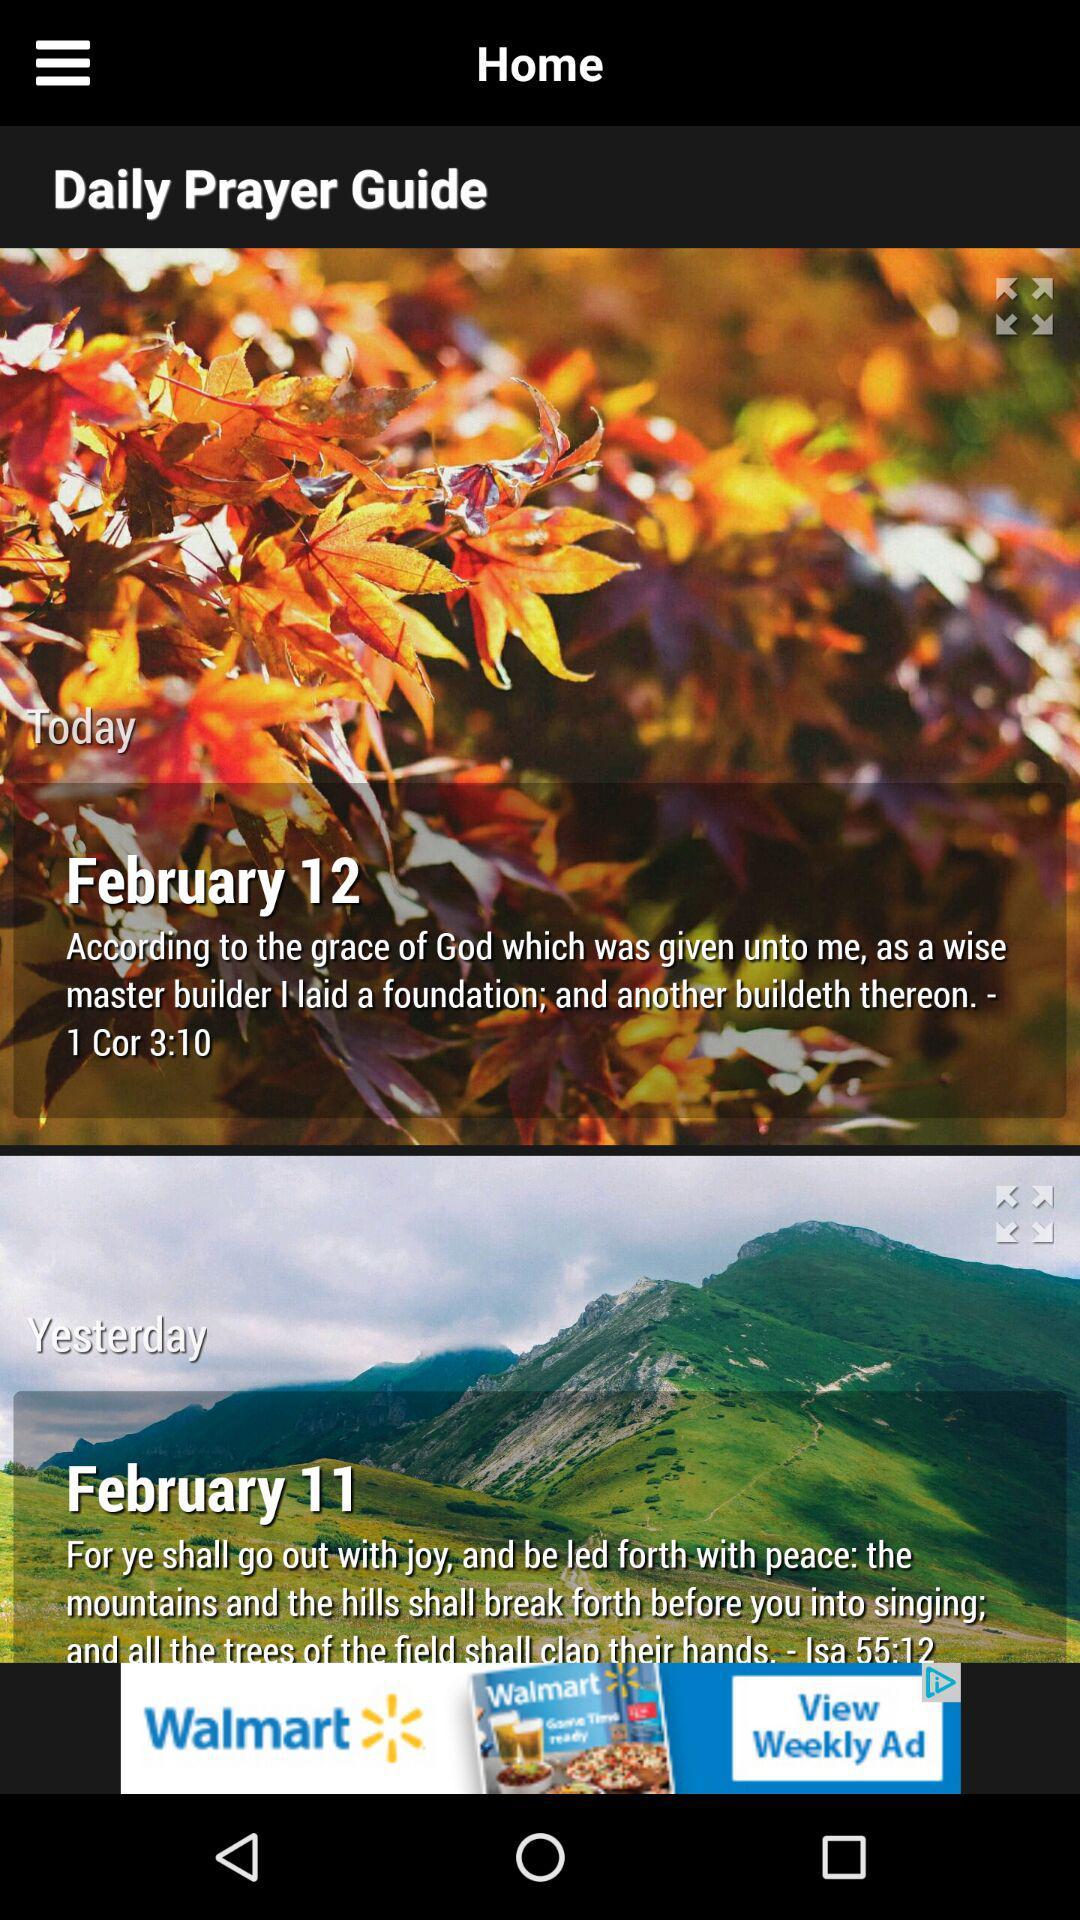 The width and height of the screenshot is (1080, 1920). I want to click on new tab page, so click(1017, 62).